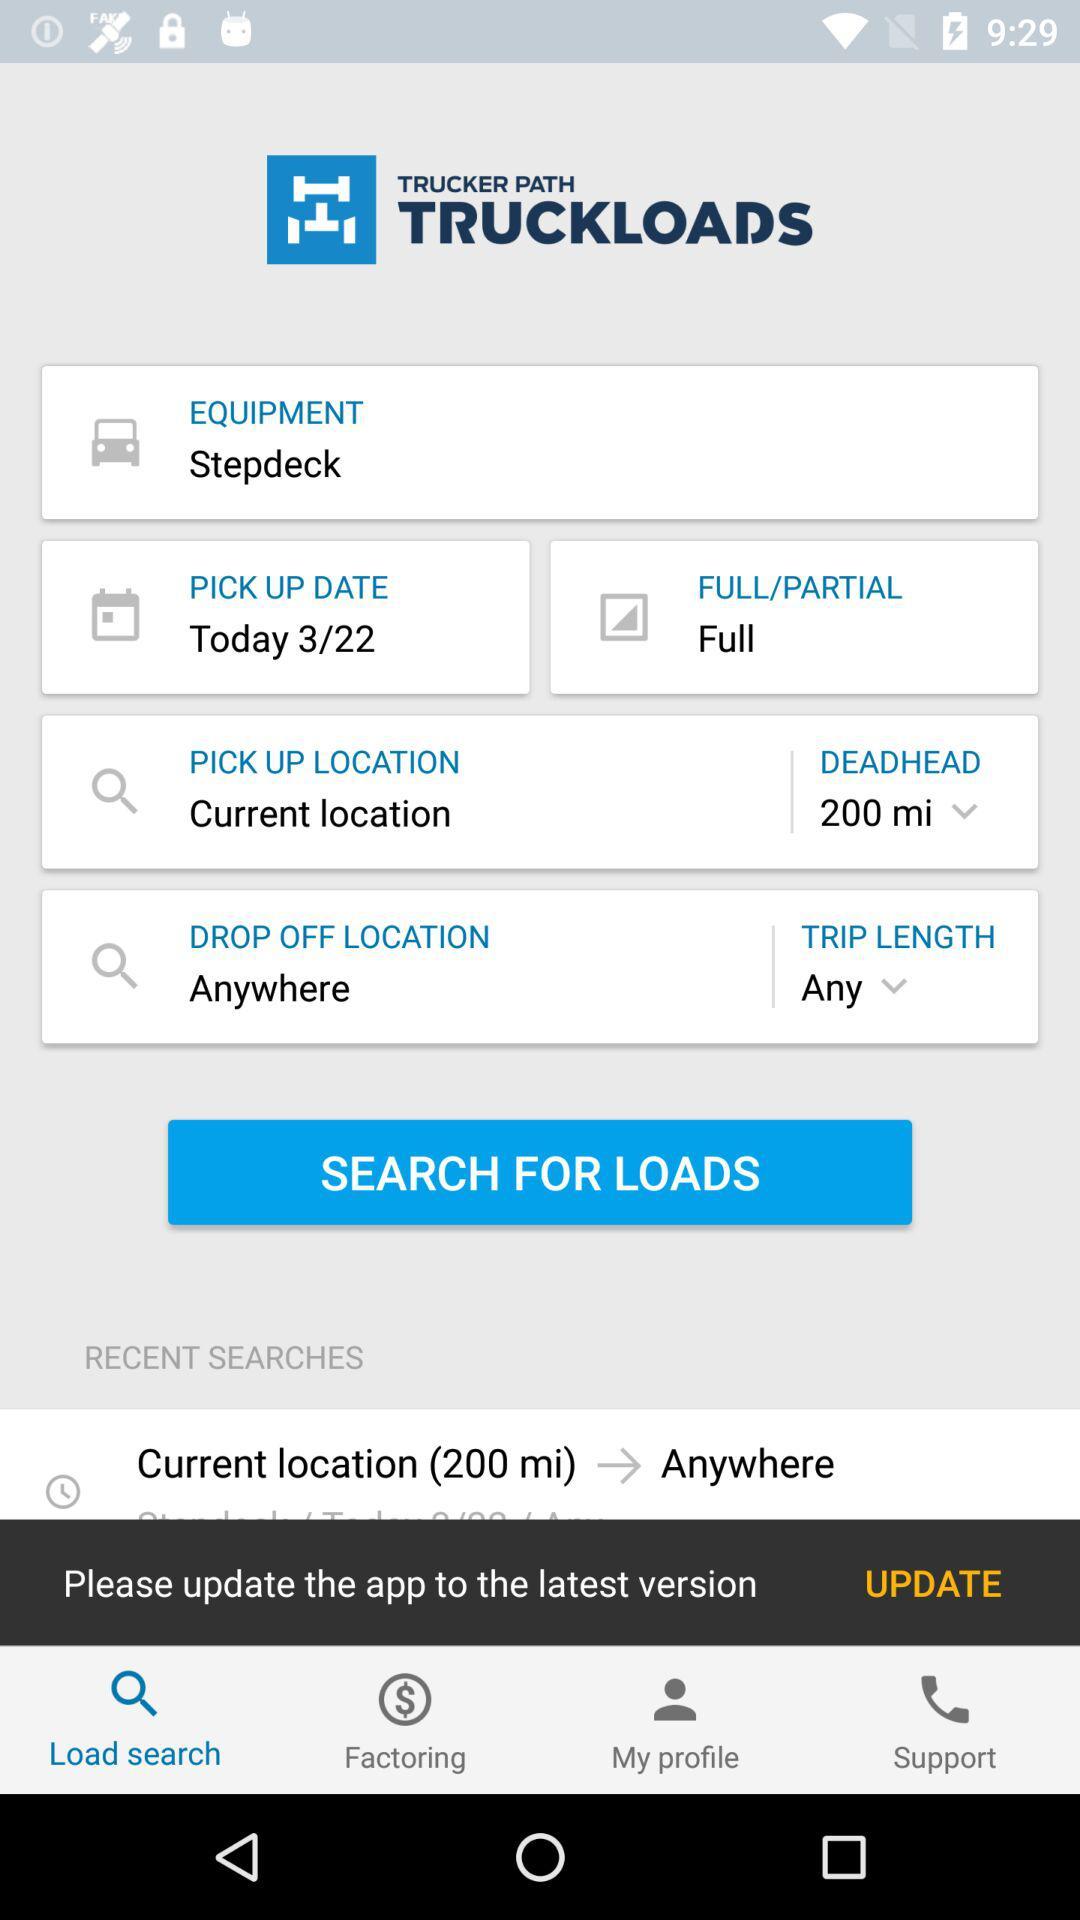 The height and width of the screenshot is (1920, 1080). What do you see at coordinates (540, 1172) in the screenshot?
I see `the icon above recent searches item` at bounding box center [540, 1172].